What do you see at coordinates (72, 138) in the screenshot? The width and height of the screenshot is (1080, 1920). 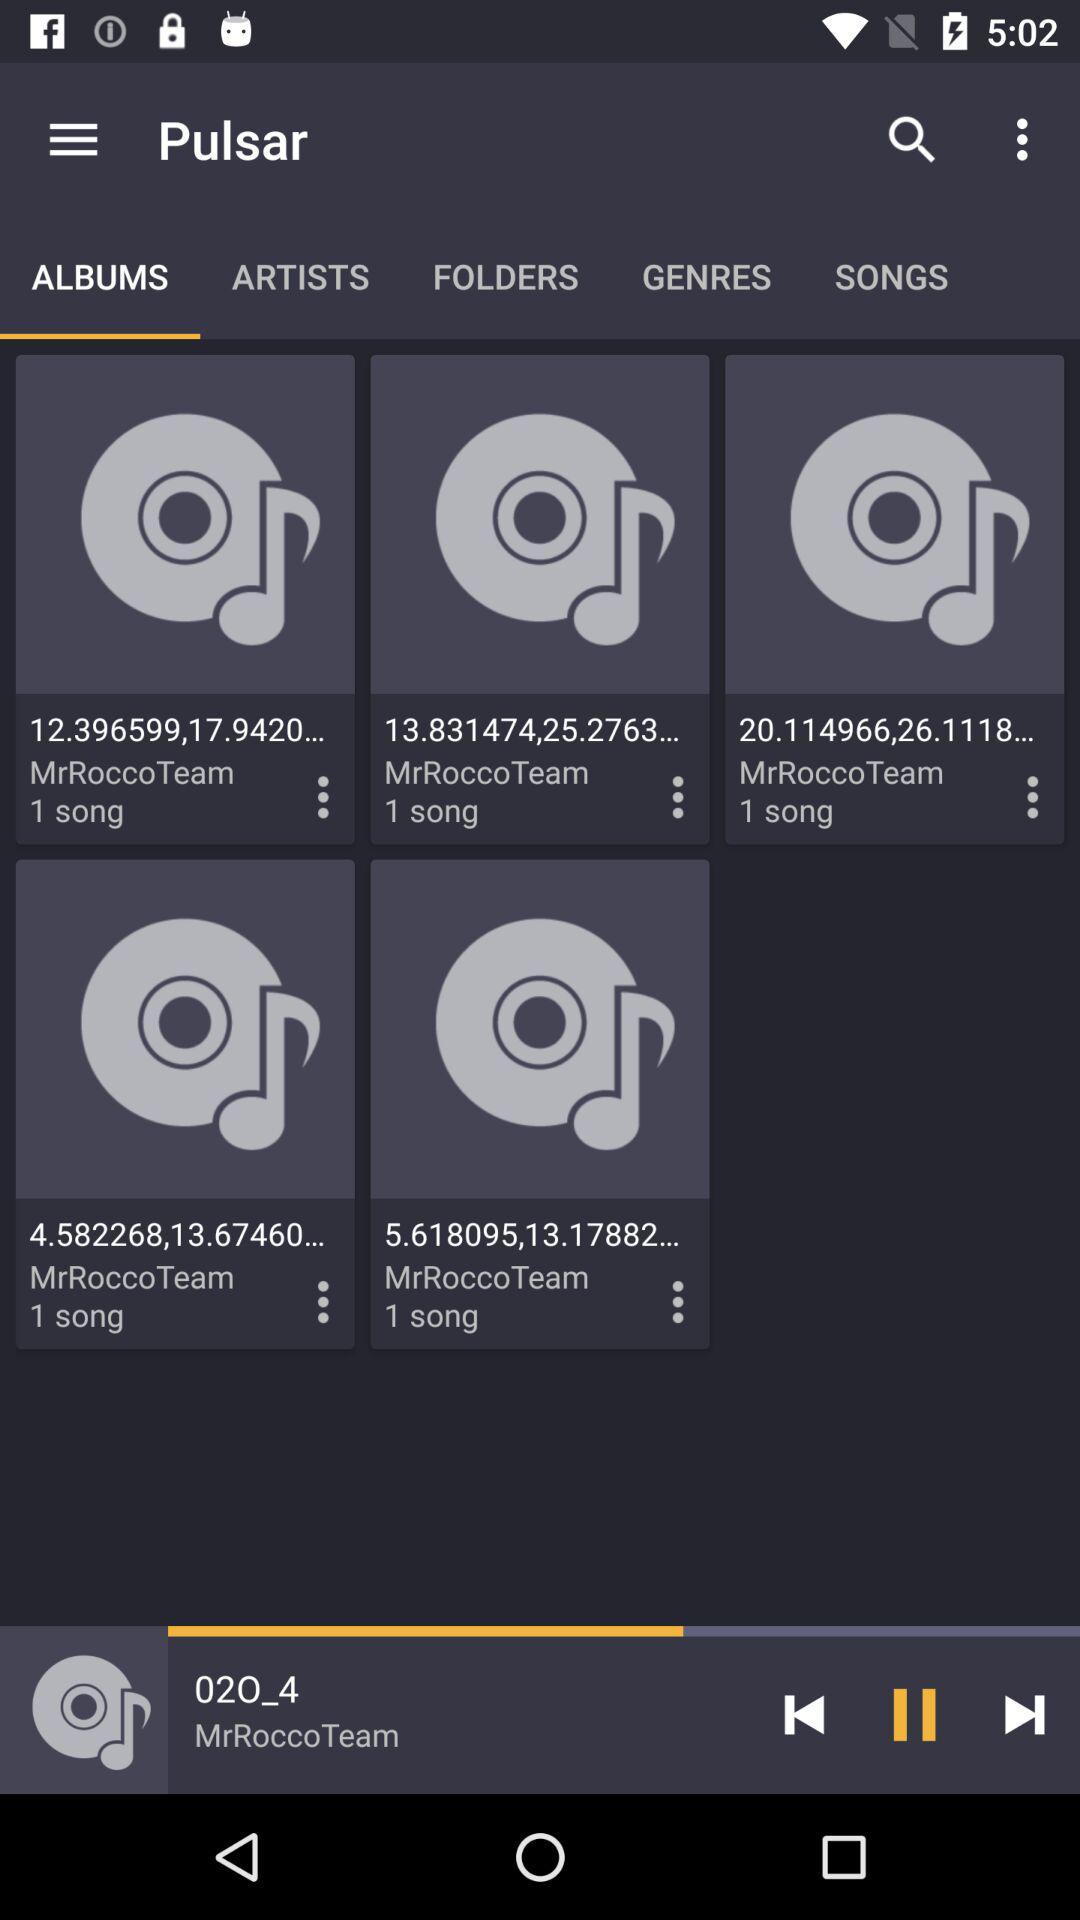 I see `app to the left of pulsar` at bounding box center [72, 138].